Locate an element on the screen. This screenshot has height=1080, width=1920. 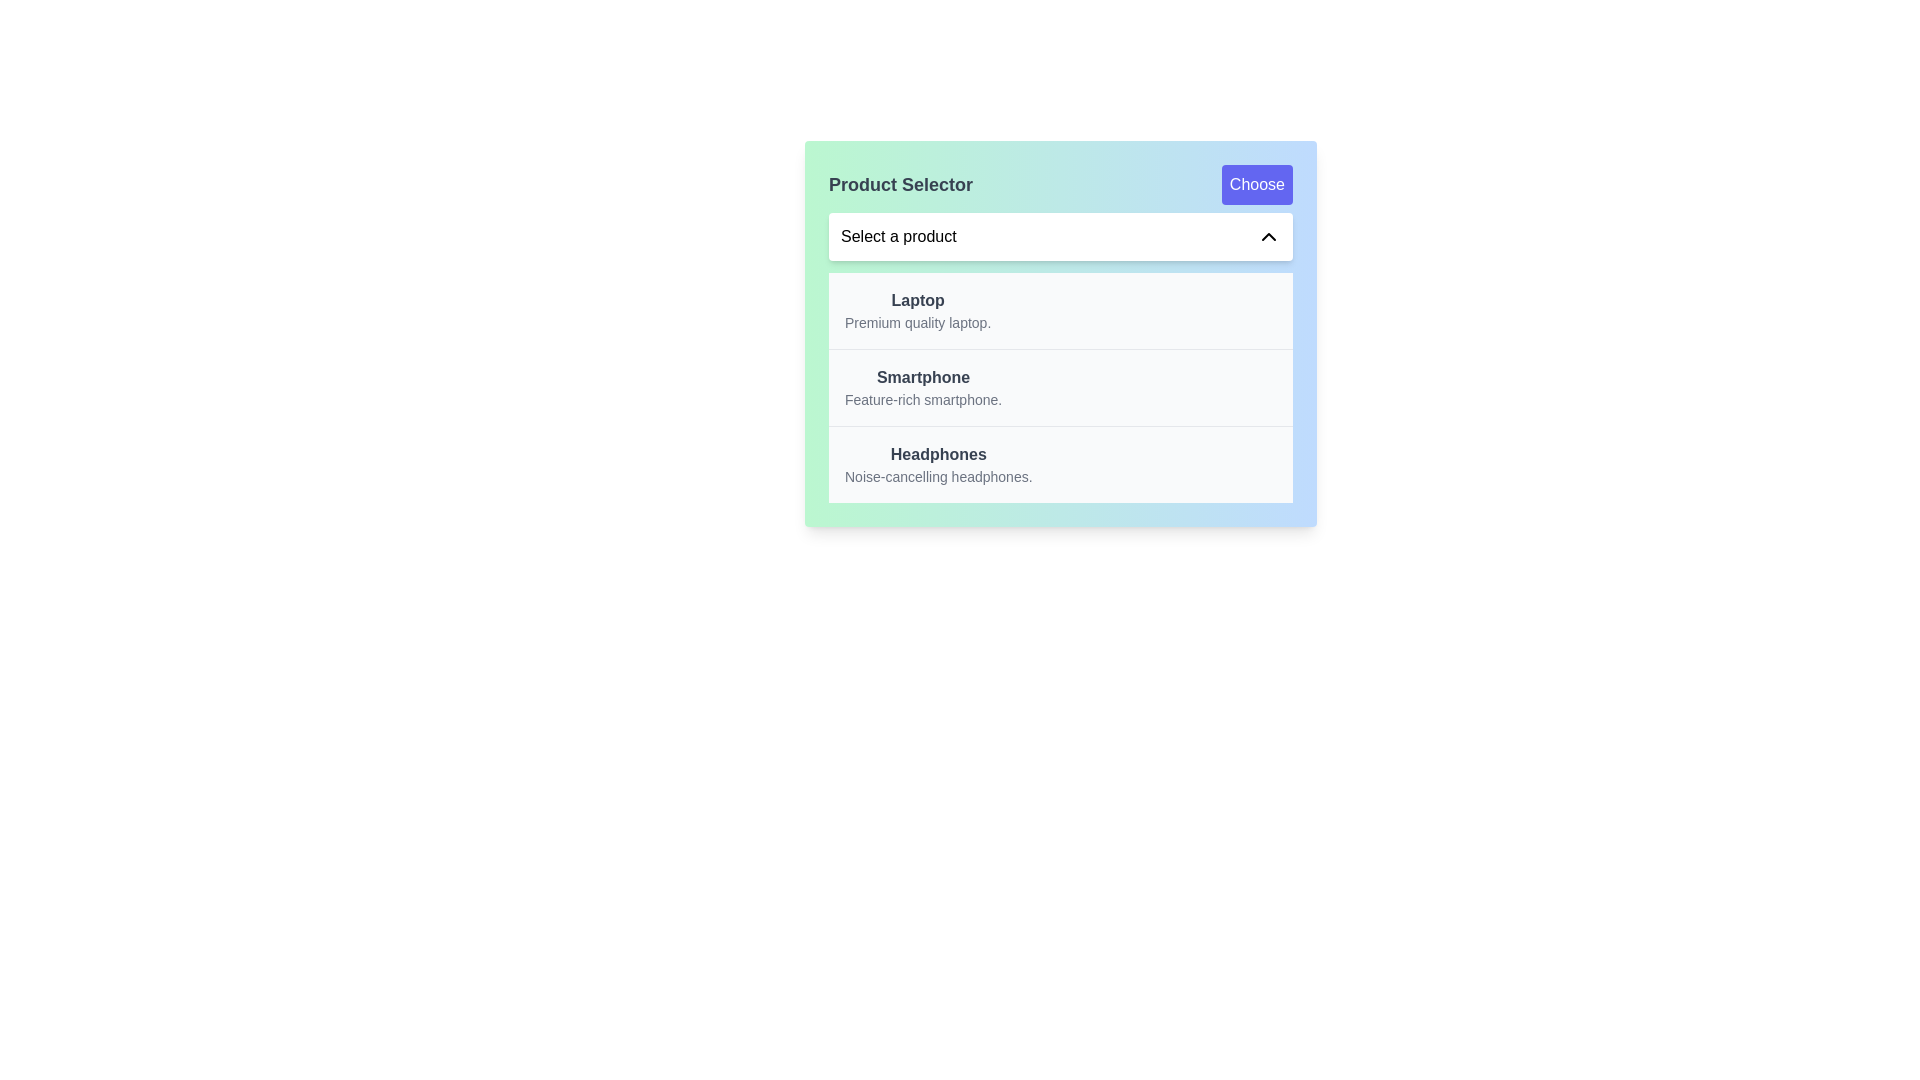
the Text Element displaying 'Smartphone' in the dropdown menu is located at coordinates (922, 388).